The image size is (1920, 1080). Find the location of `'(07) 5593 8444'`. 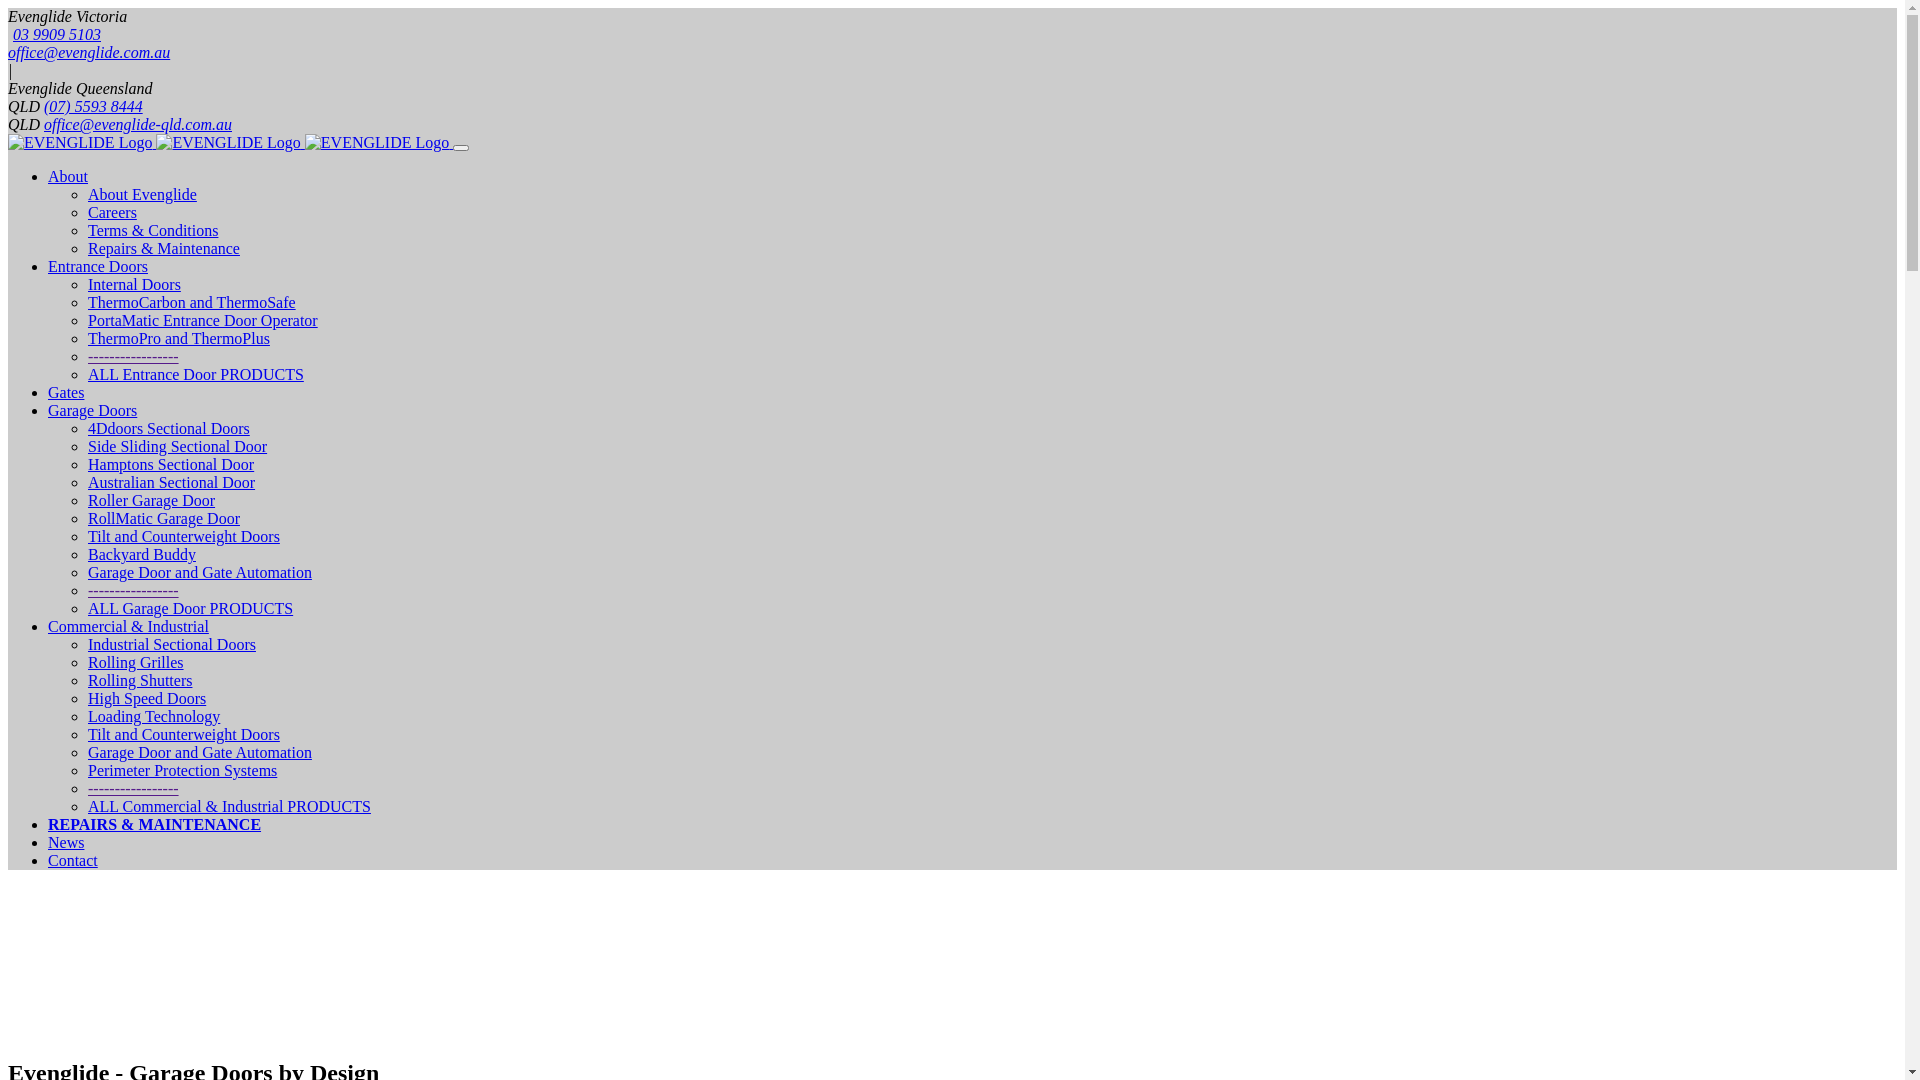

'(07) 5593 8444' is located at coordinates (92, 106).